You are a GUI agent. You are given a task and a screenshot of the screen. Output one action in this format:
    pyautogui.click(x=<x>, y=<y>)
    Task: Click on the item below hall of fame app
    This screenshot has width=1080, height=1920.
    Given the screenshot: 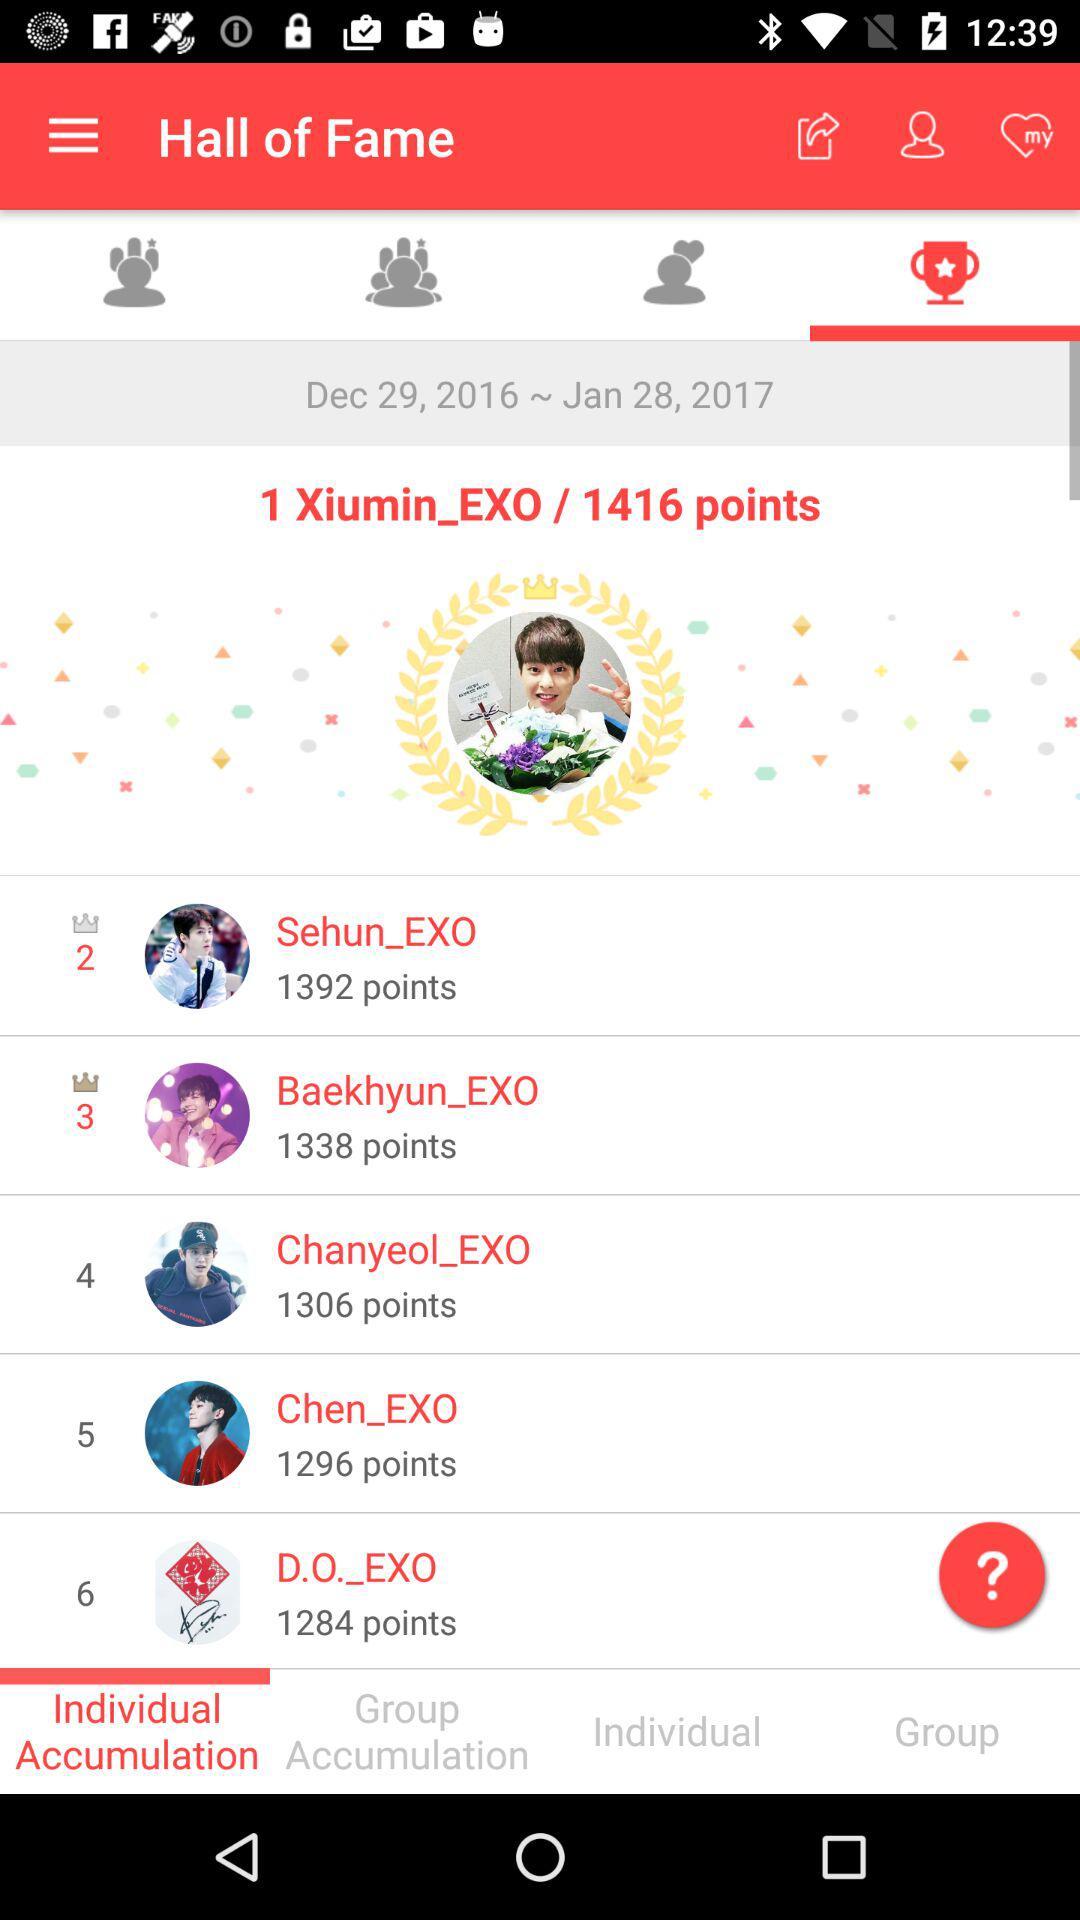 What is the action you would take?
    pyautogui.click(x=405, y=274)
    